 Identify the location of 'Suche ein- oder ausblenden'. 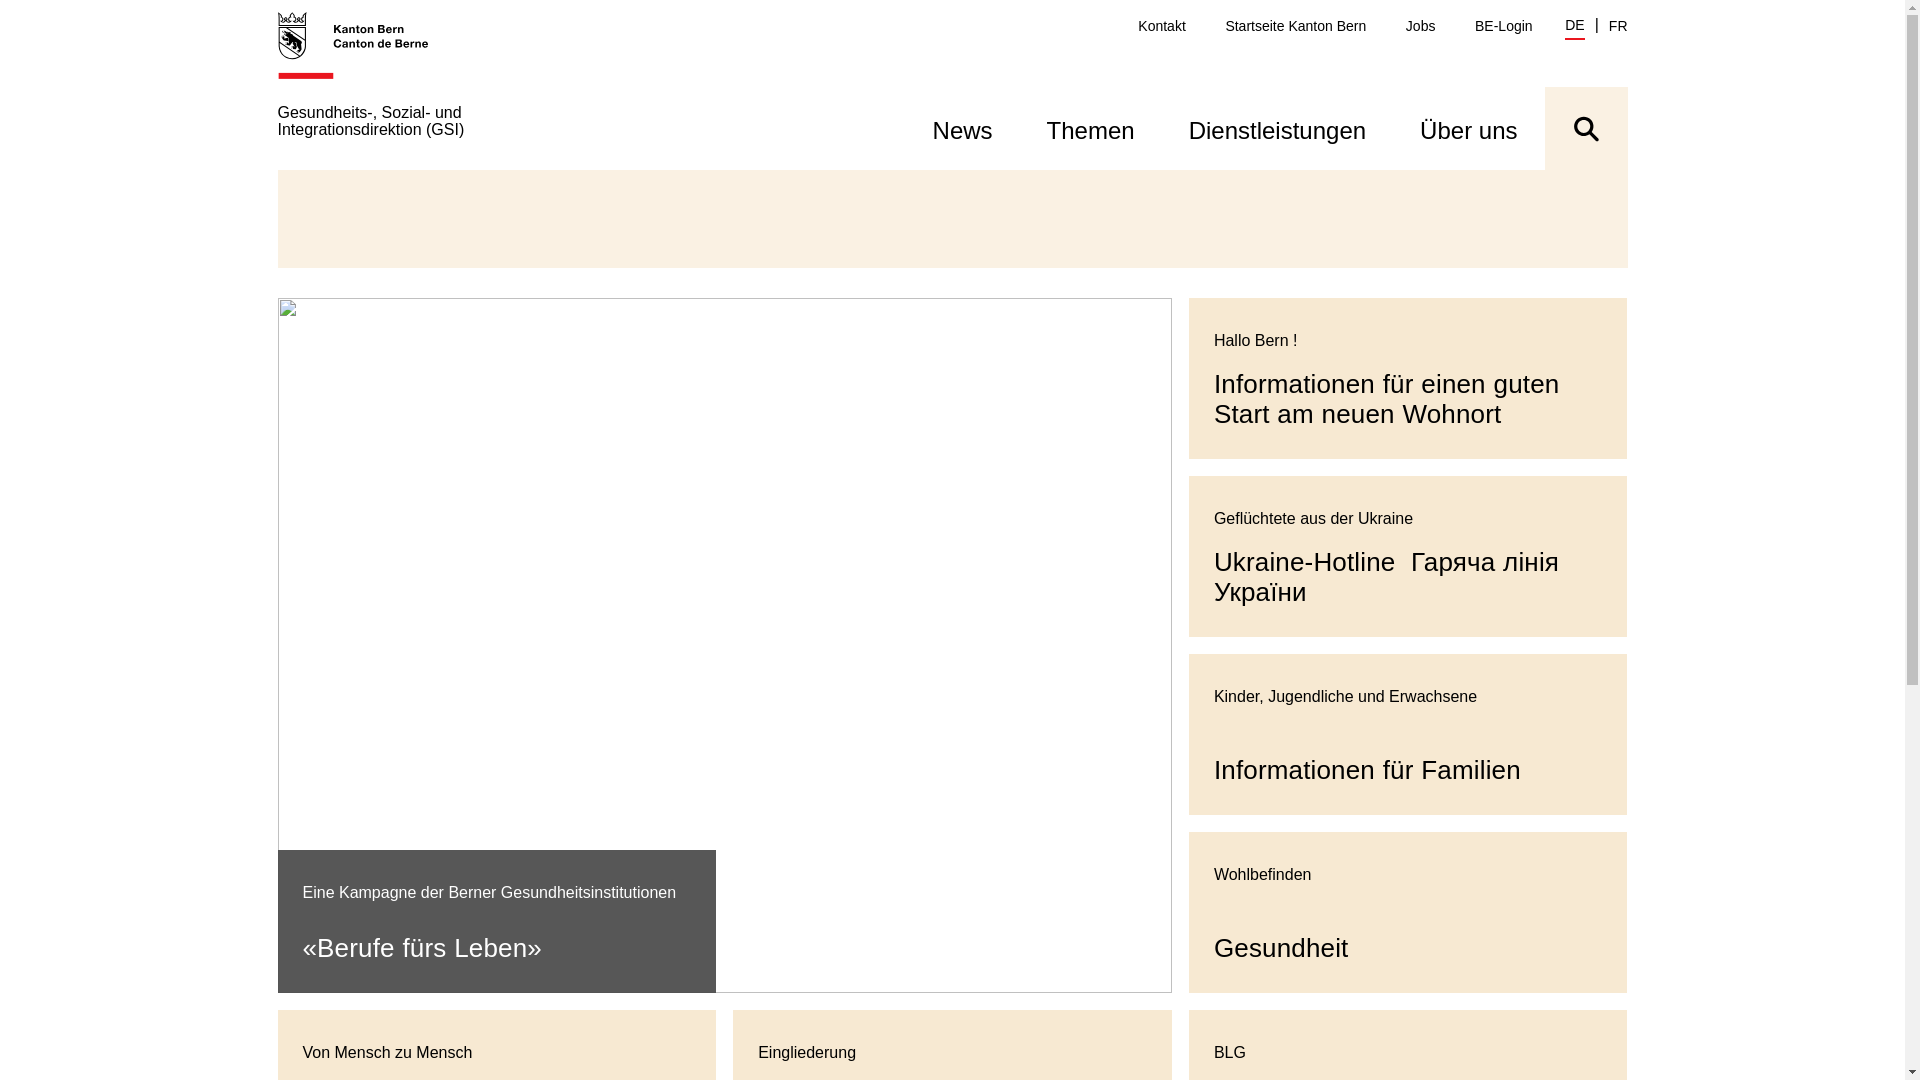
(1584, 128).